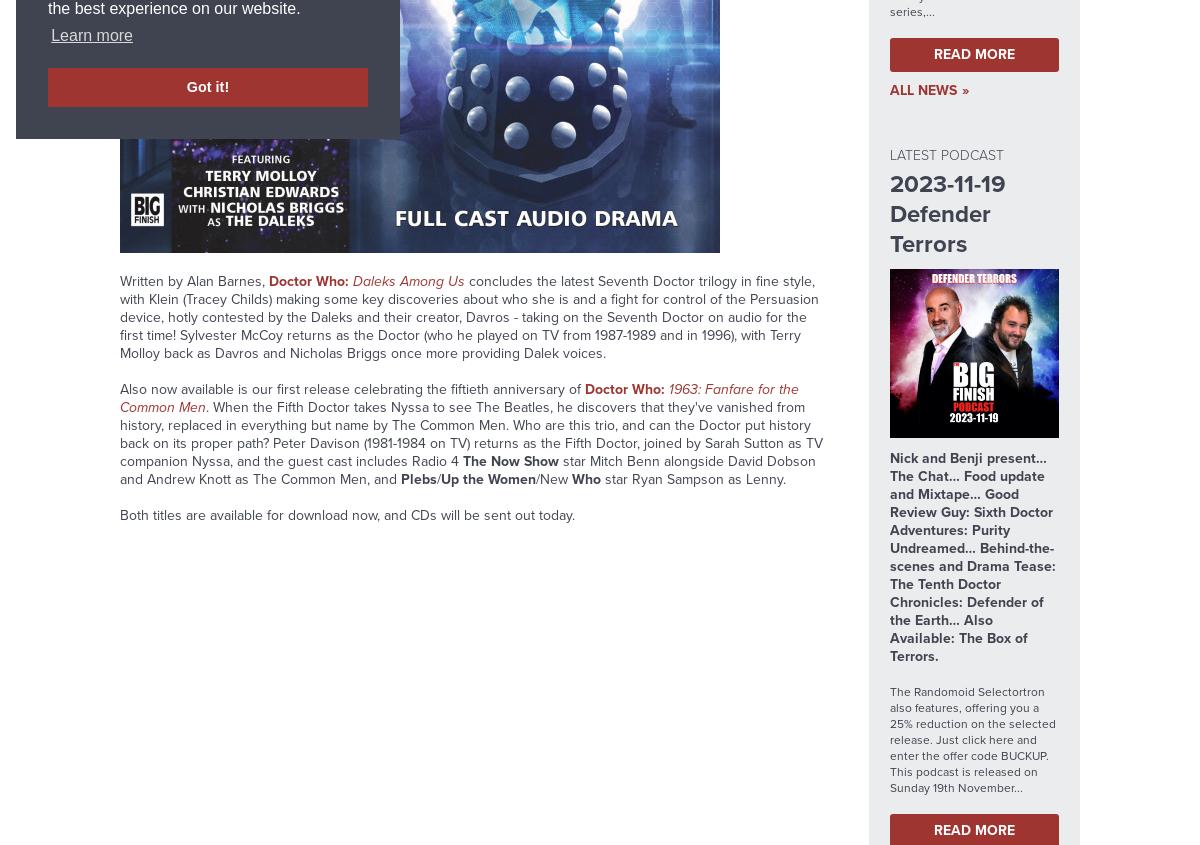 The width and height of the screenshot is (1200, 845). What do you see at coordinates (365, 154) in the screenshot?
I see `'Dark Shadows - Dramatised Readings'` at bounding box center [365, 154].